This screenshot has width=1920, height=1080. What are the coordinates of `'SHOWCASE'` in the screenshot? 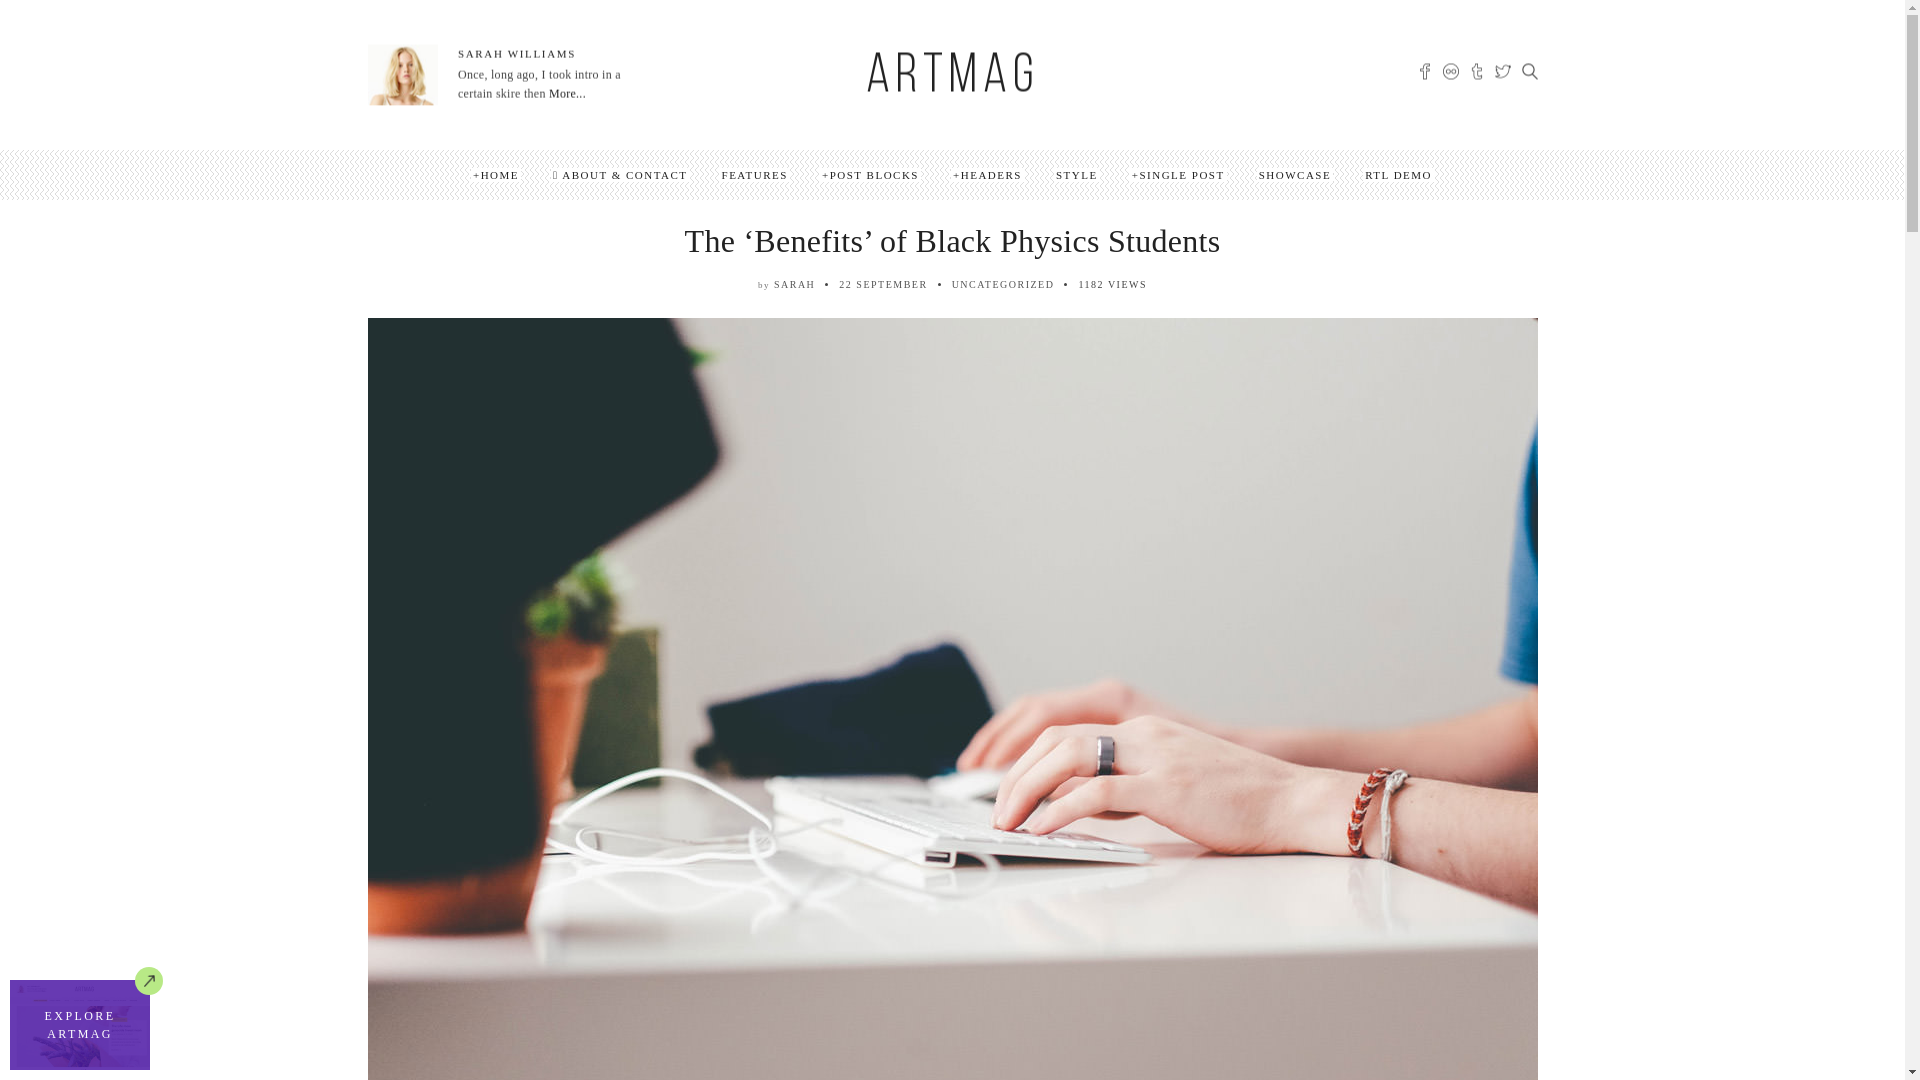 It's located at (1256, 173).